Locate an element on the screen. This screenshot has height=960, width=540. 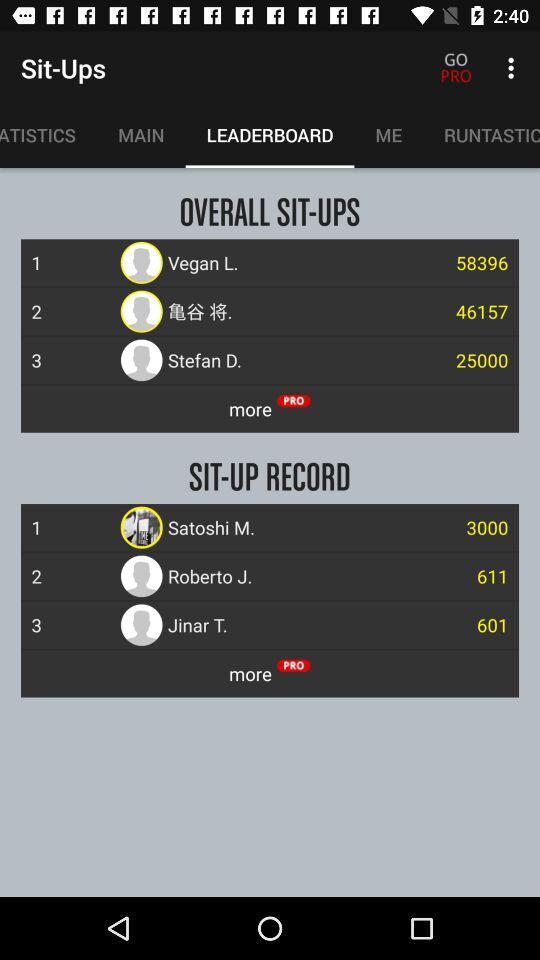
the item to the left of leaderboard icon is located at coordinates (140, 134).